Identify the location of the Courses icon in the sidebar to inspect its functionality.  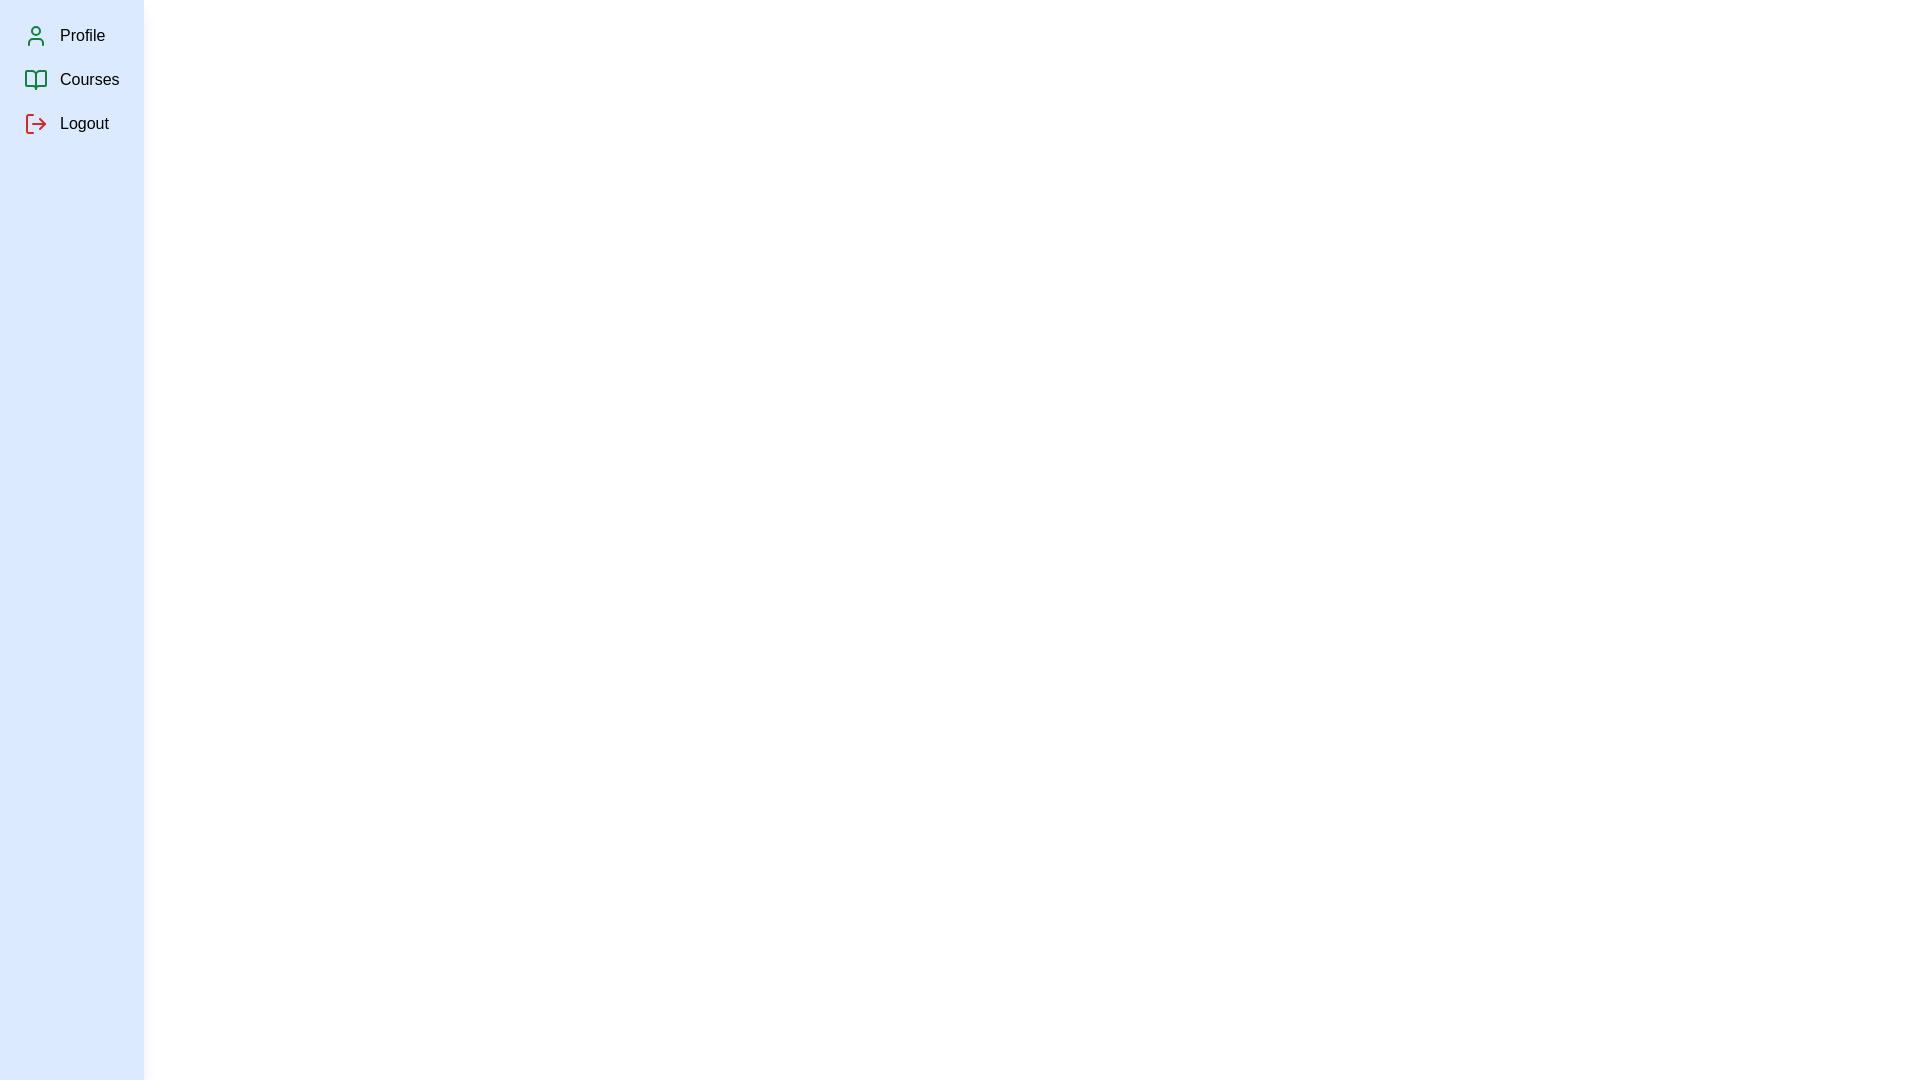
(35, 79).